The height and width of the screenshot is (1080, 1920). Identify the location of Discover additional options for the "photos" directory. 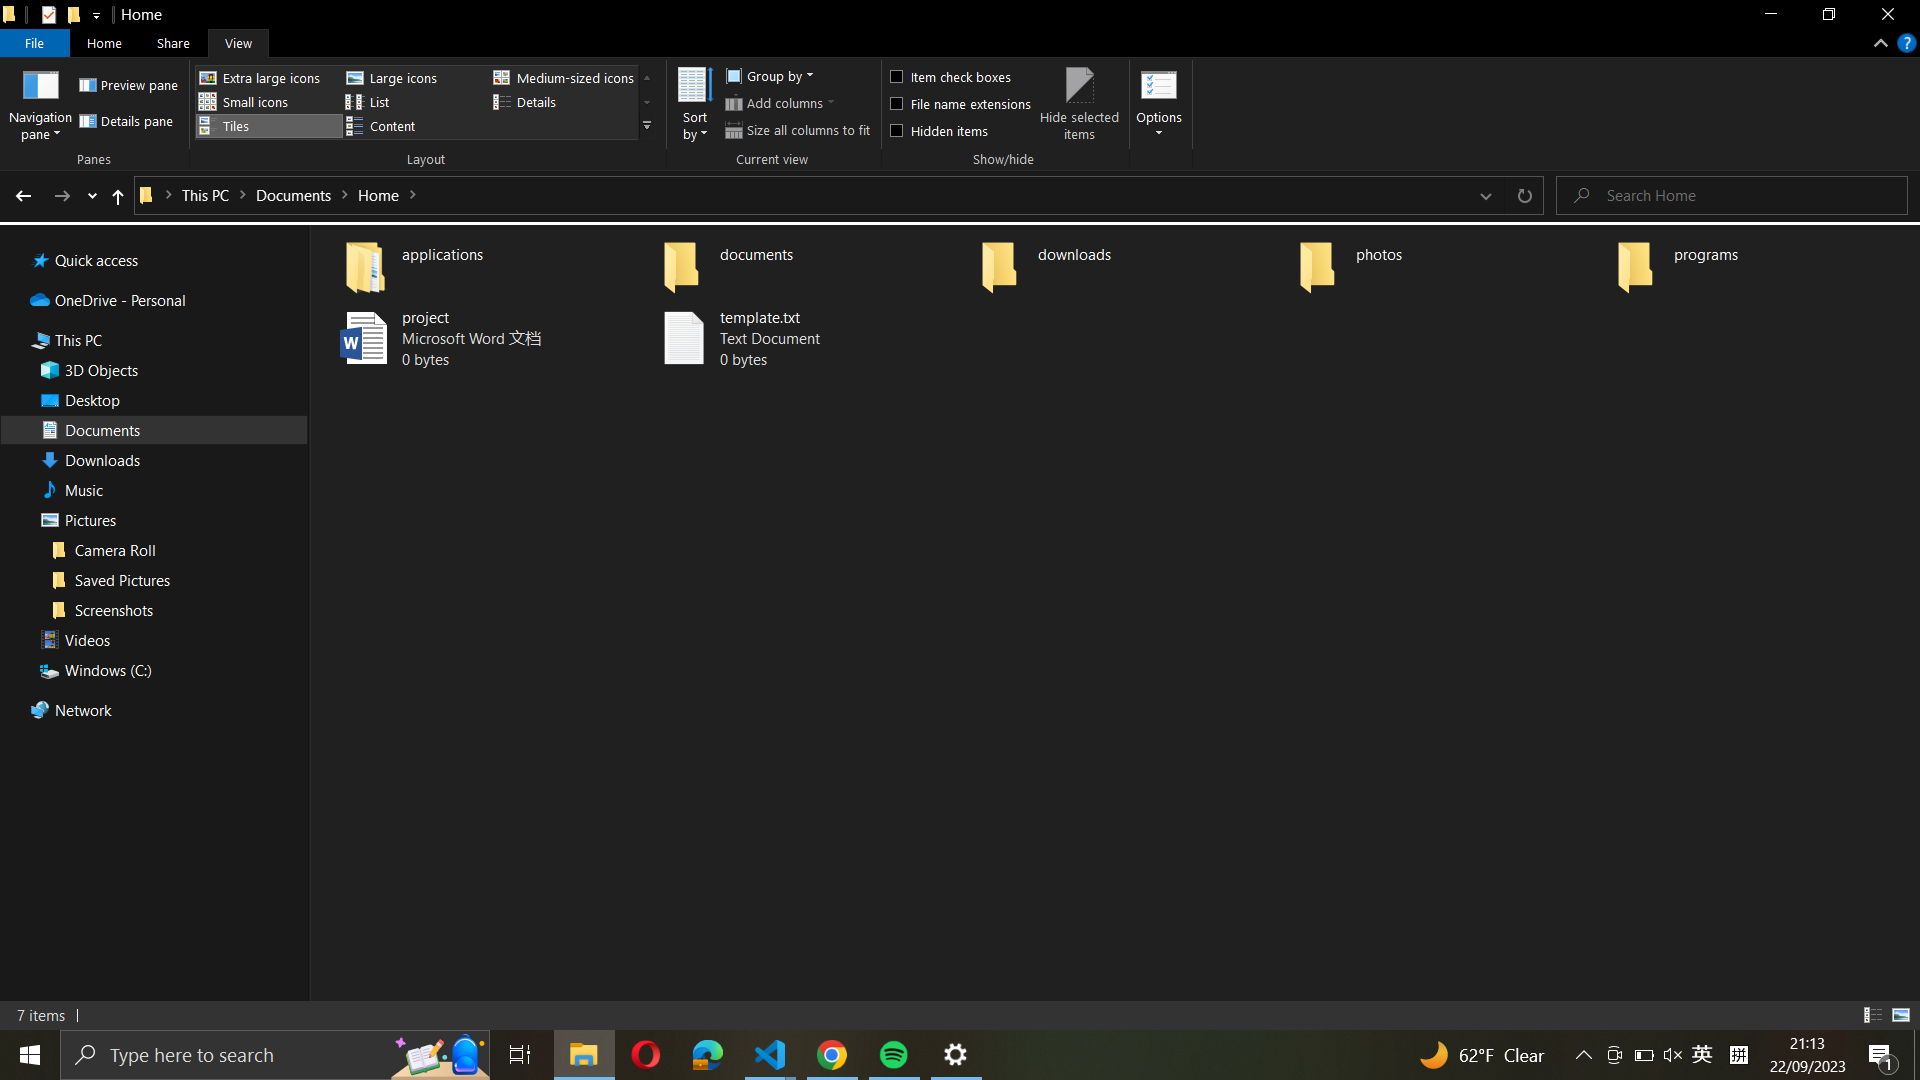
(1449, 261).